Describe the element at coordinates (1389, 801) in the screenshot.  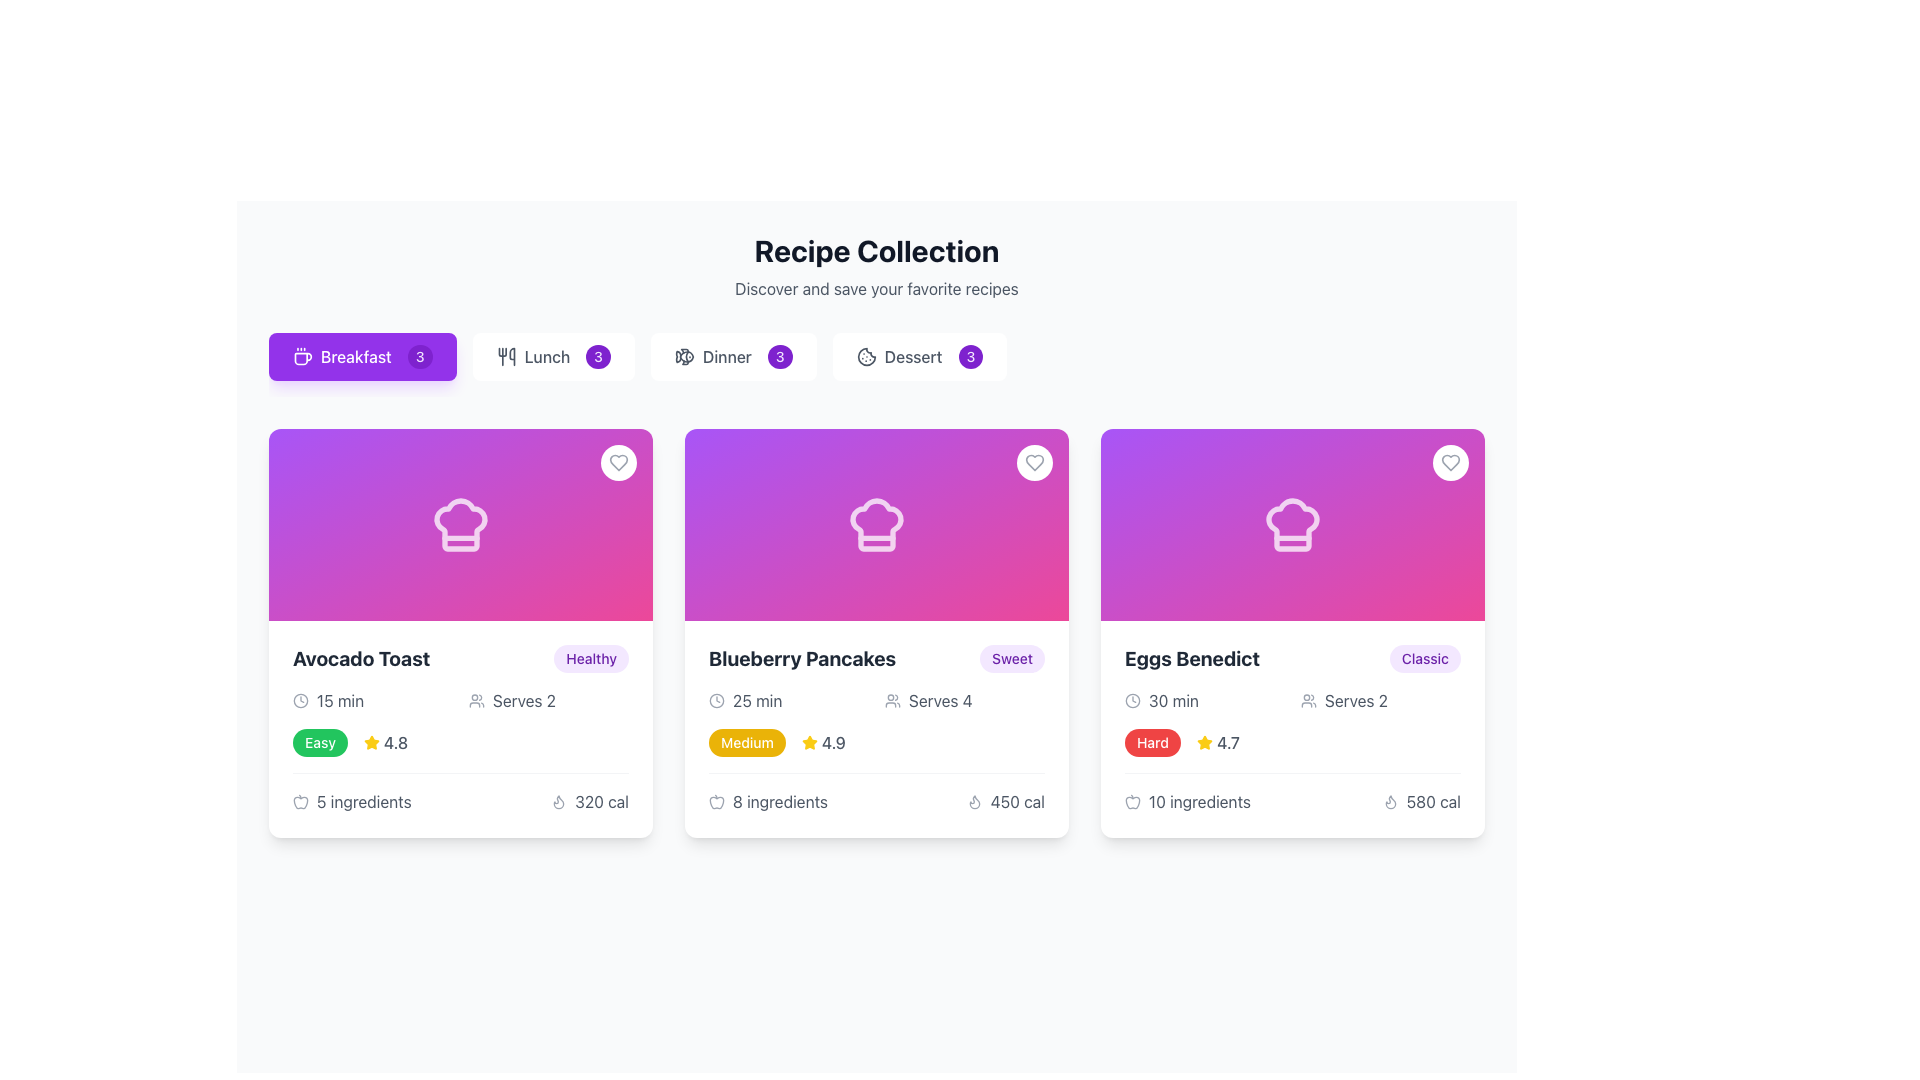
I see `the calories icon located to the left of the text '580 cal' in the nutritional information section of the 'Eggs Benedict' card` at that location.